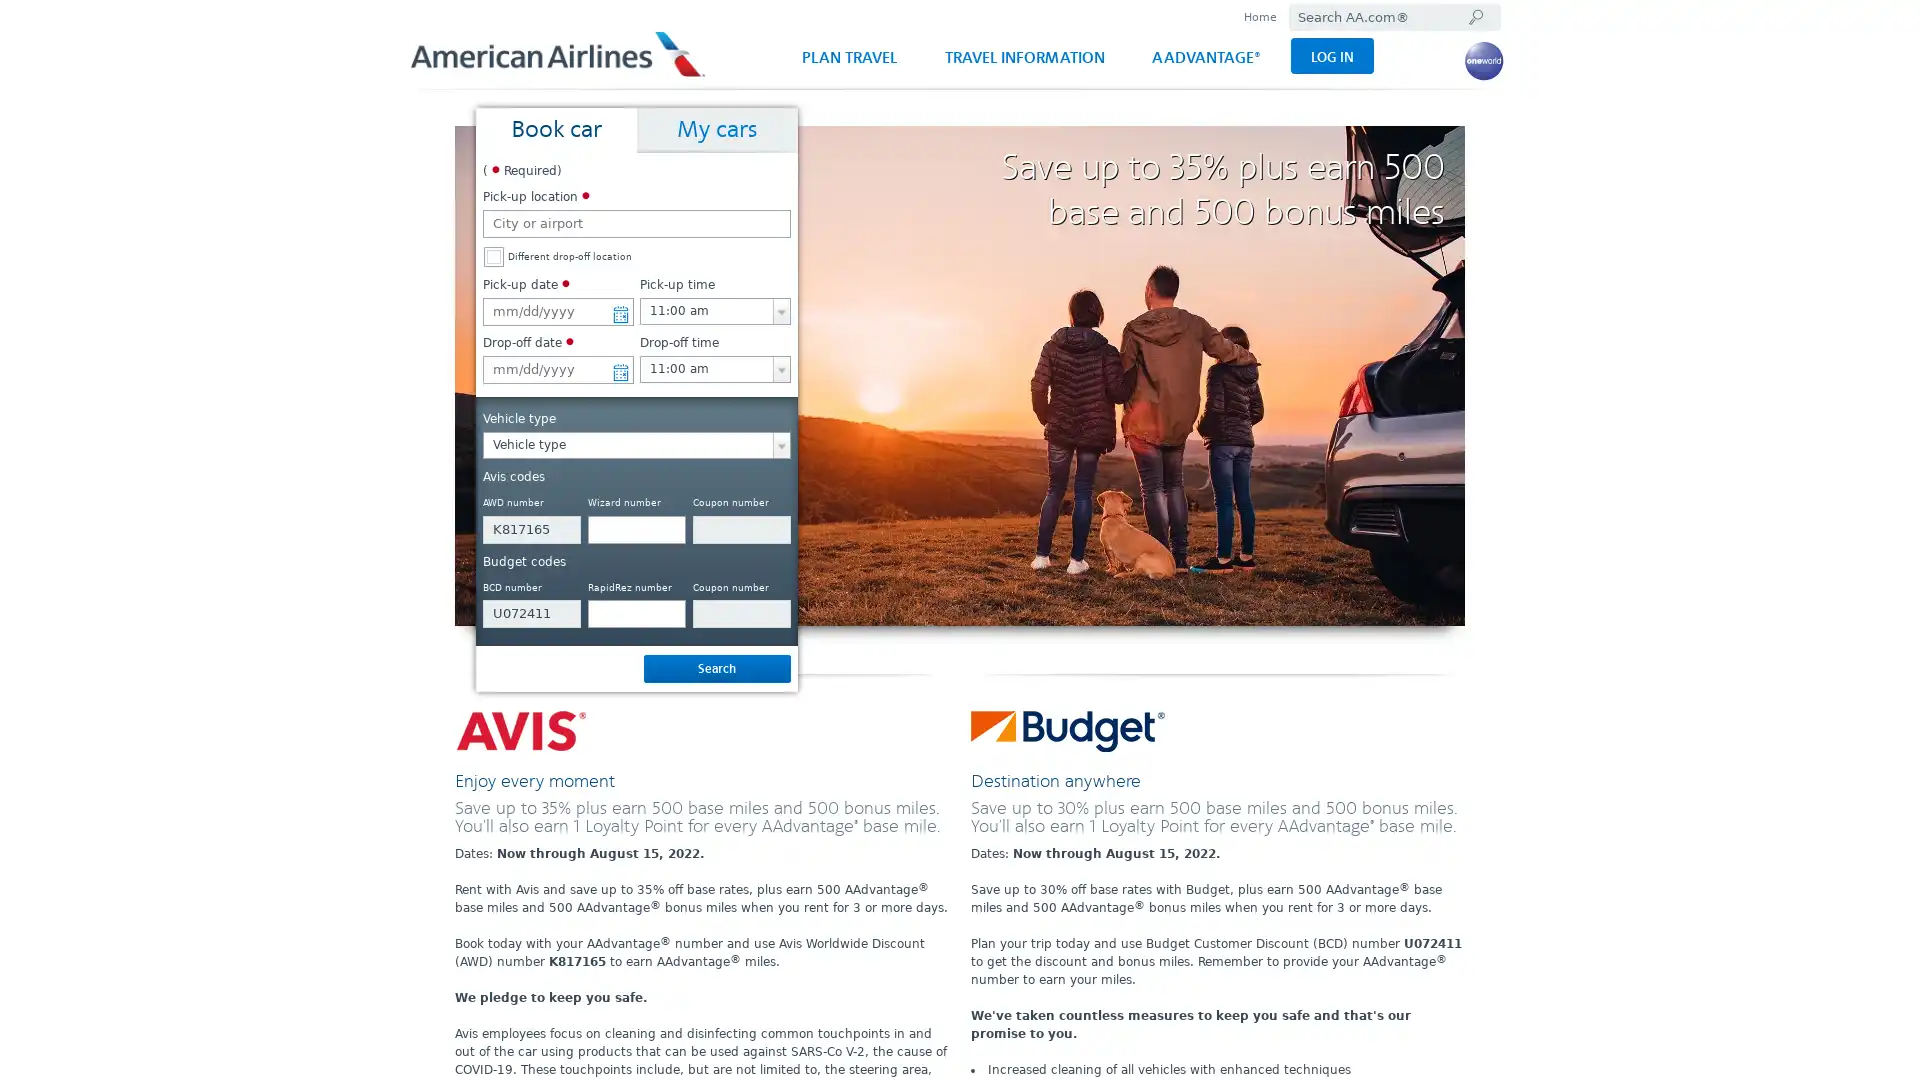  Describe the element at coordinates (618, 309) in the screenshot. I see `Open calendar: to navigate the calendar, use the control key with the arrow keys` at that location.